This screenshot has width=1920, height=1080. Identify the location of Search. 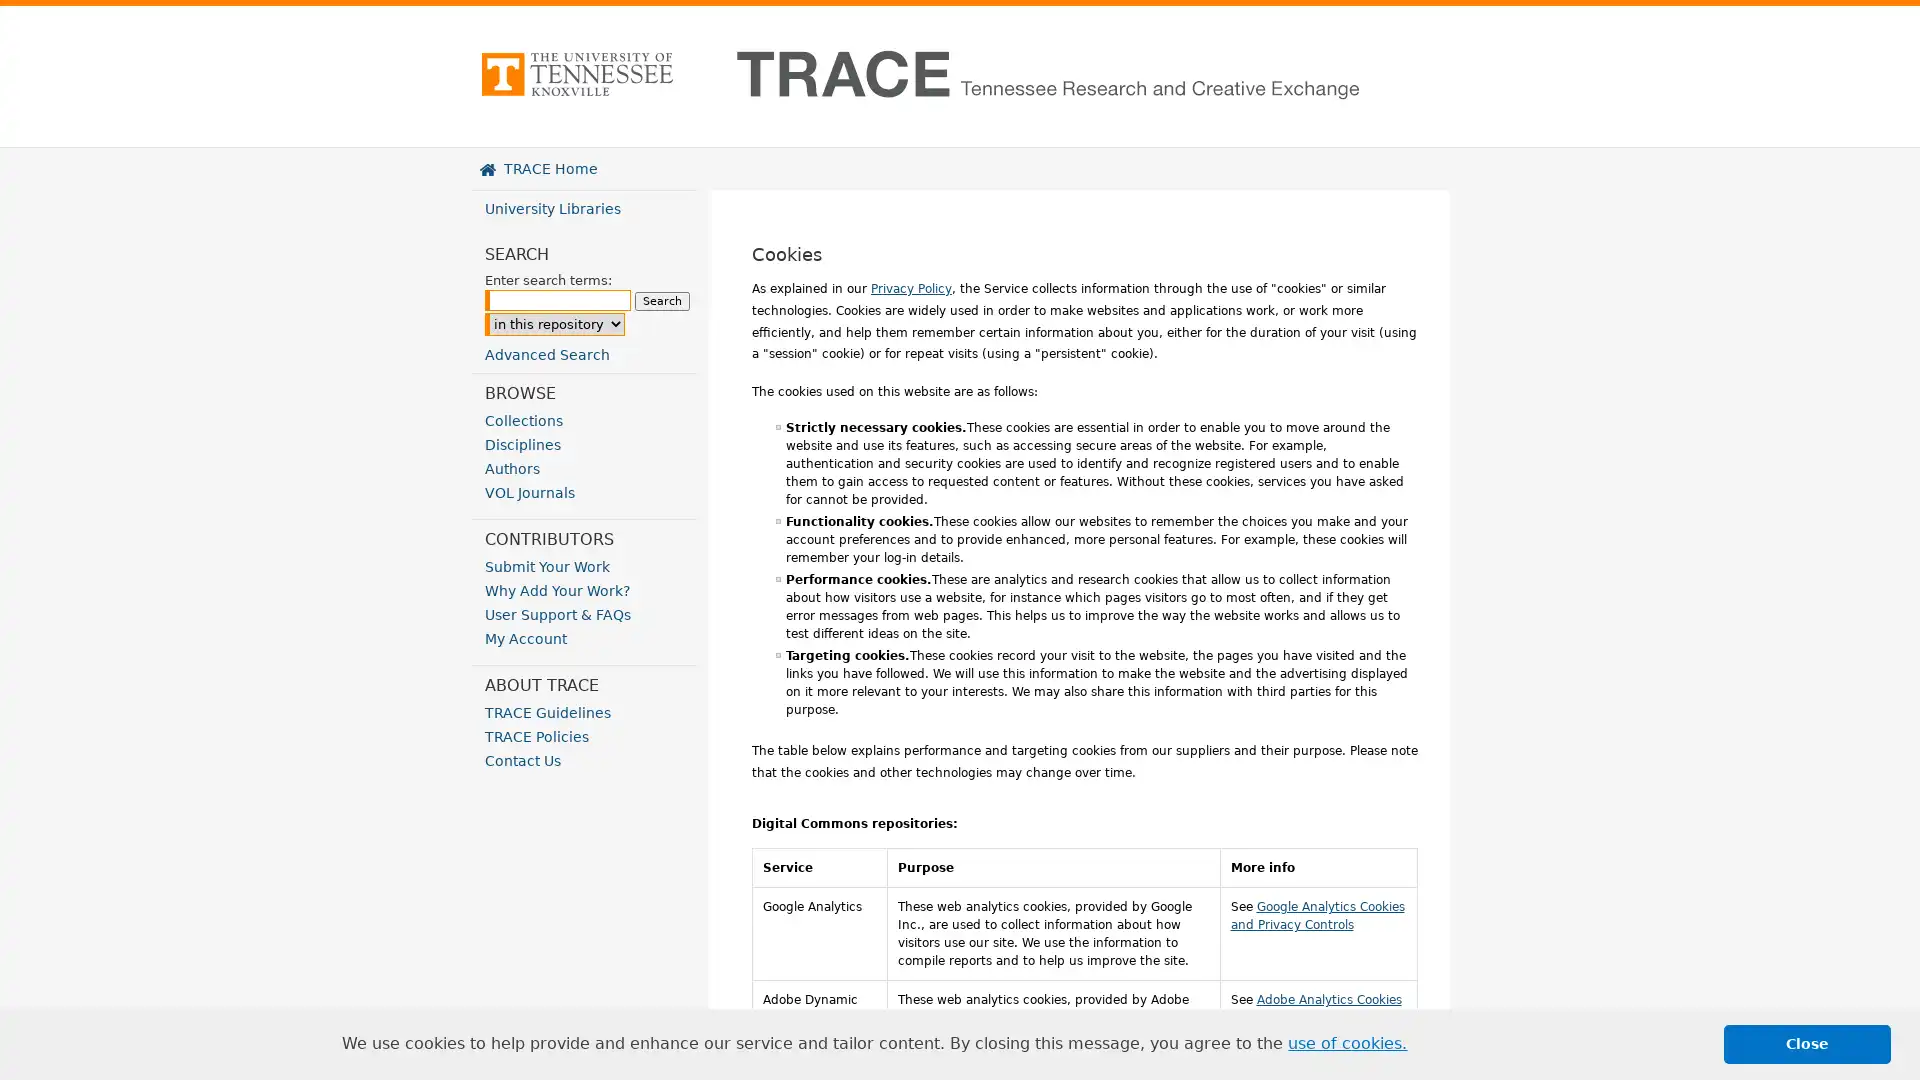
(662, 301).